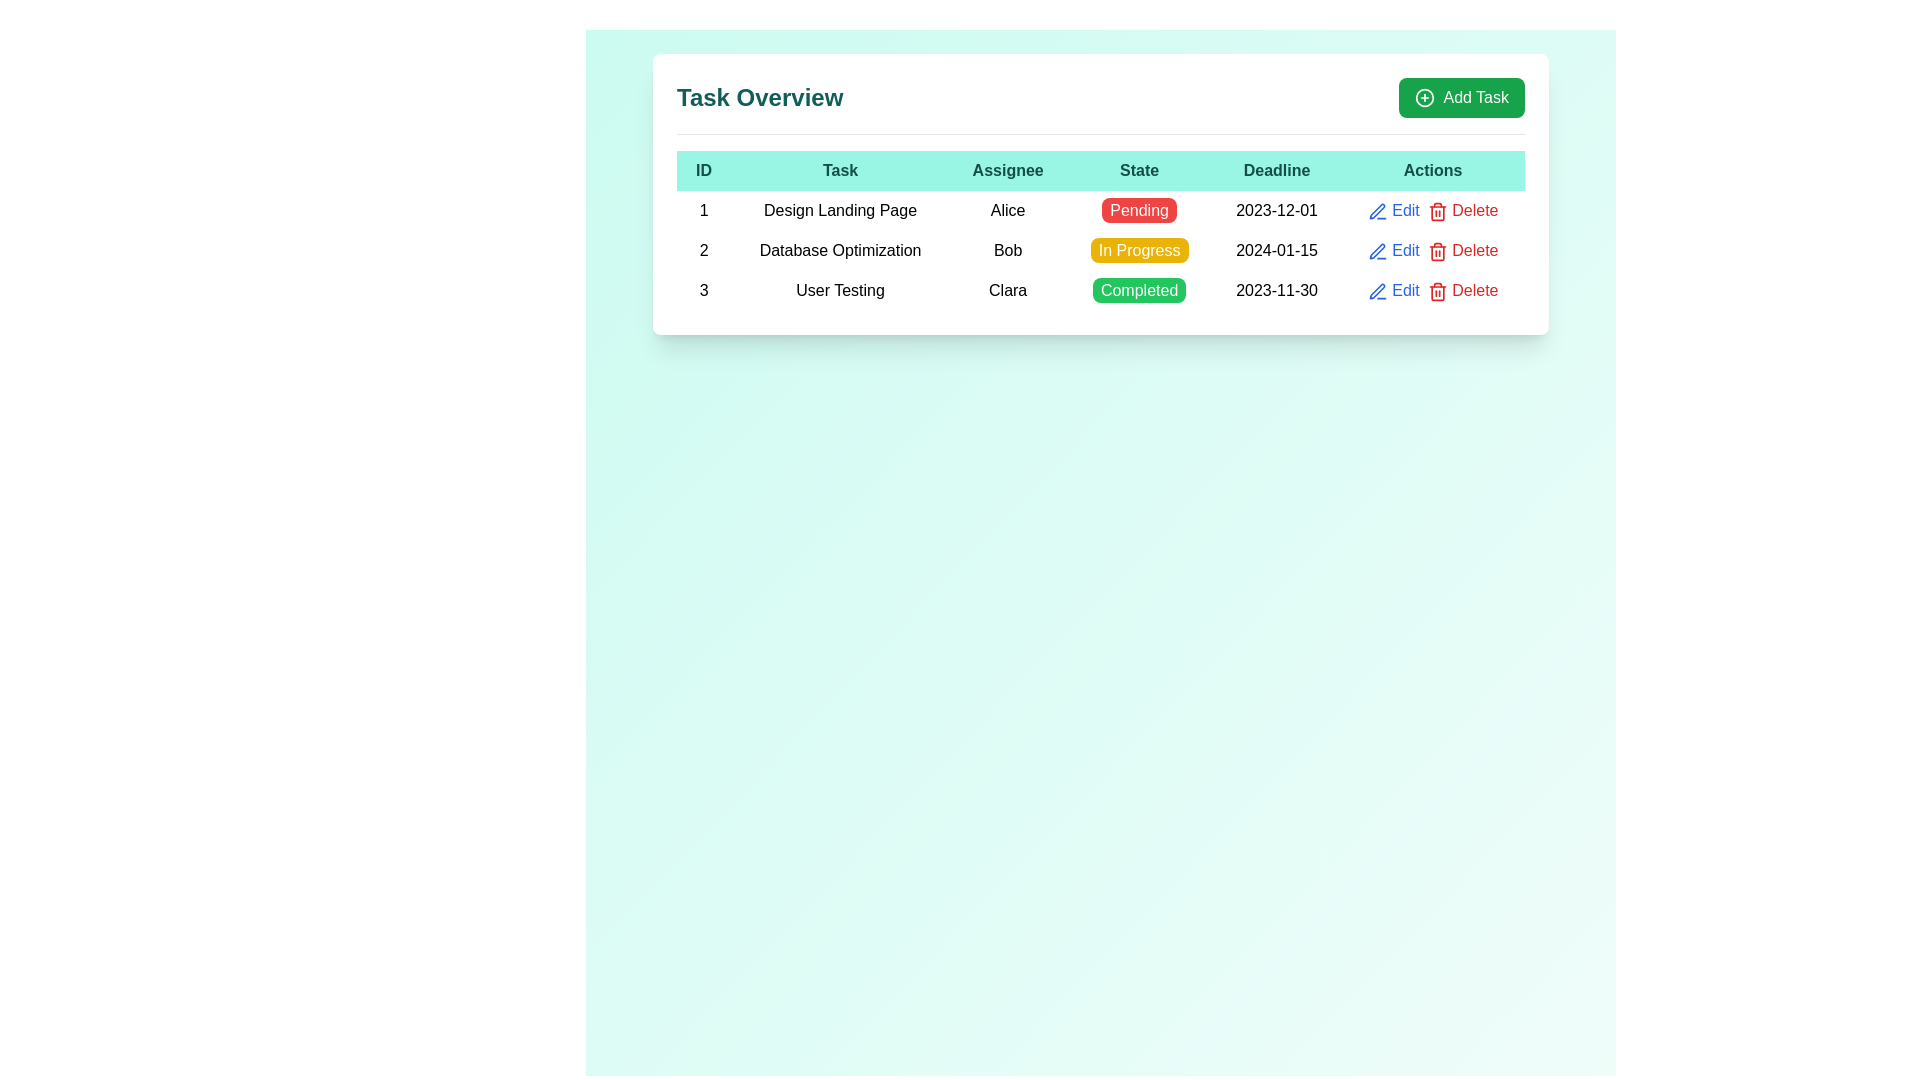 Image resolution: width=1920 pixels, height=1080 pixels. What do you see at coordinates (1376, 291) in the screenshot?
I see `the editable modification indicator icon located in the 'Actions' column of the third row in the task overview table, next to the 'Edit' text` at bounding box center [1376, 291].